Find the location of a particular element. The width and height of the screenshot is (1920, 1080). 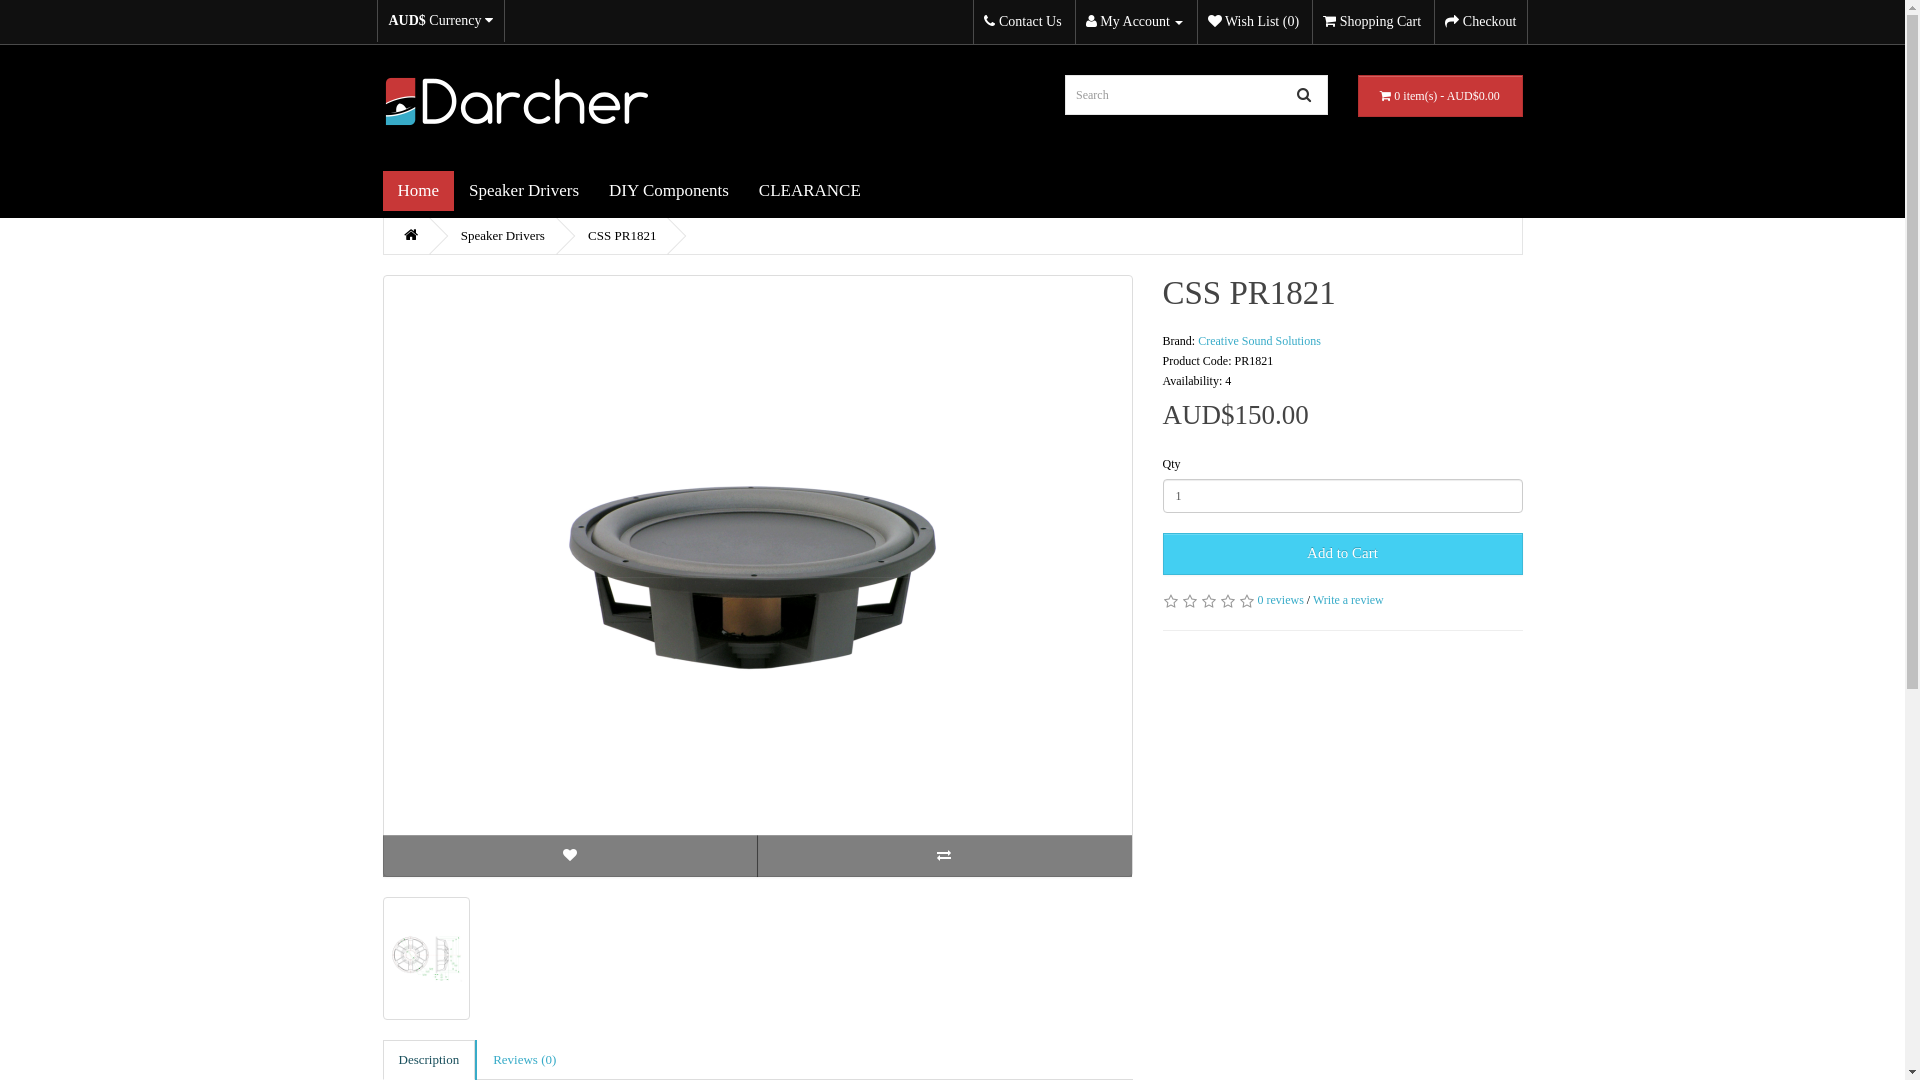

'Creative Sound Solutions' is located at coordinates (1258, 339).